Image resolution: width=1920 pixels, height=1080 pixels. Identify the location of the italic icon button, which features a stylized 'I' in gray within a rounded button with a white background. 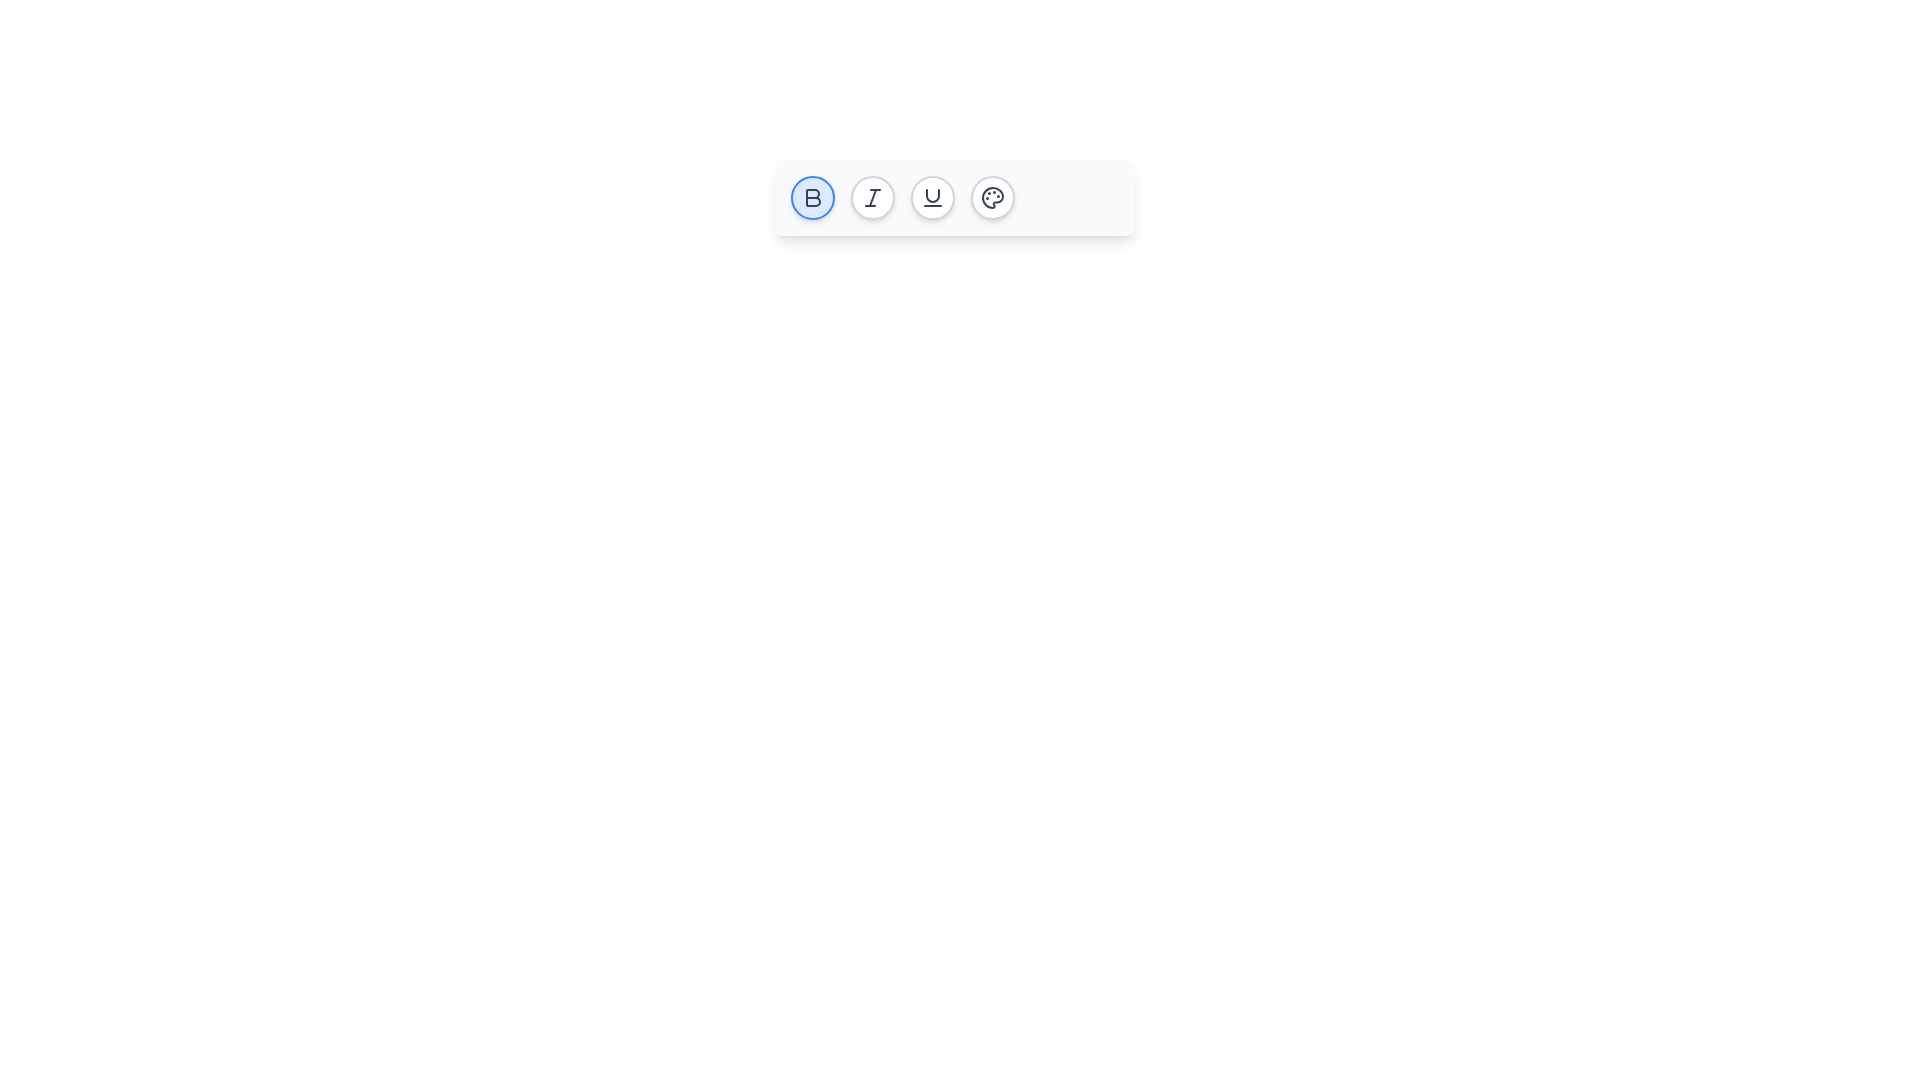
(873, 197).